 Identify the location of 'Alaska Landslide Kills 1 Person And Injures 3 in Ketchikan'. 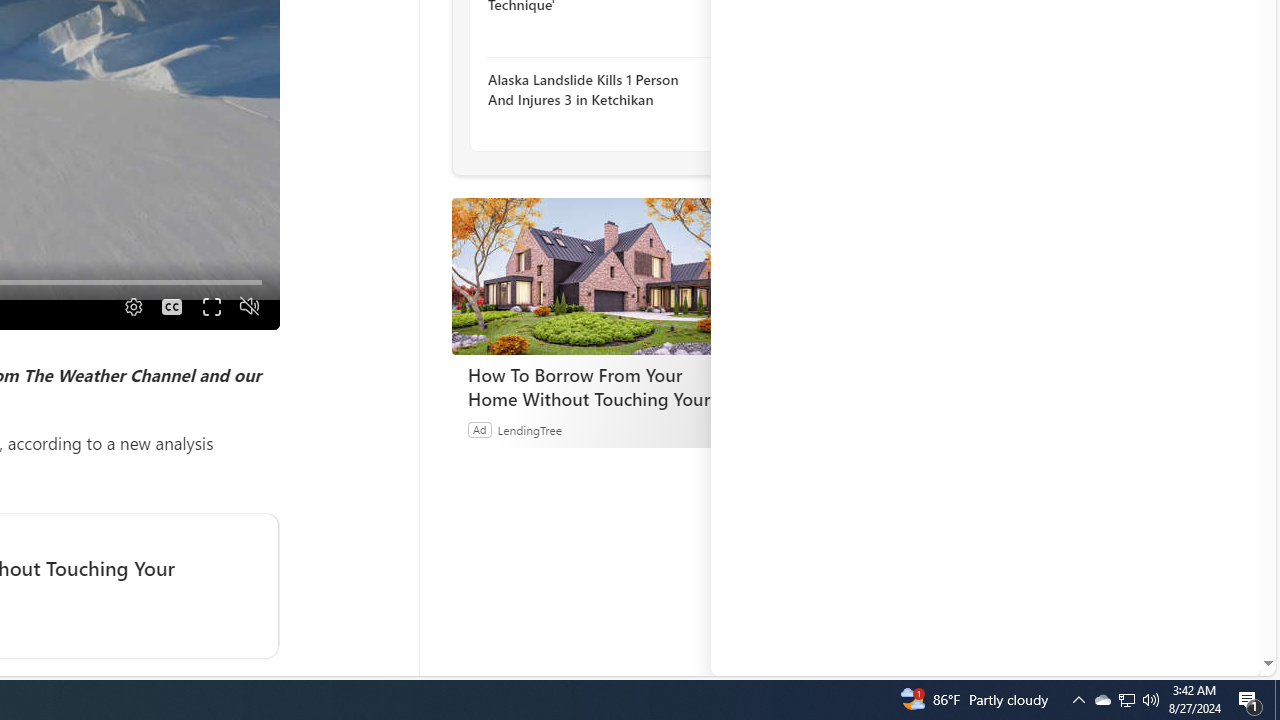
(595, 88).